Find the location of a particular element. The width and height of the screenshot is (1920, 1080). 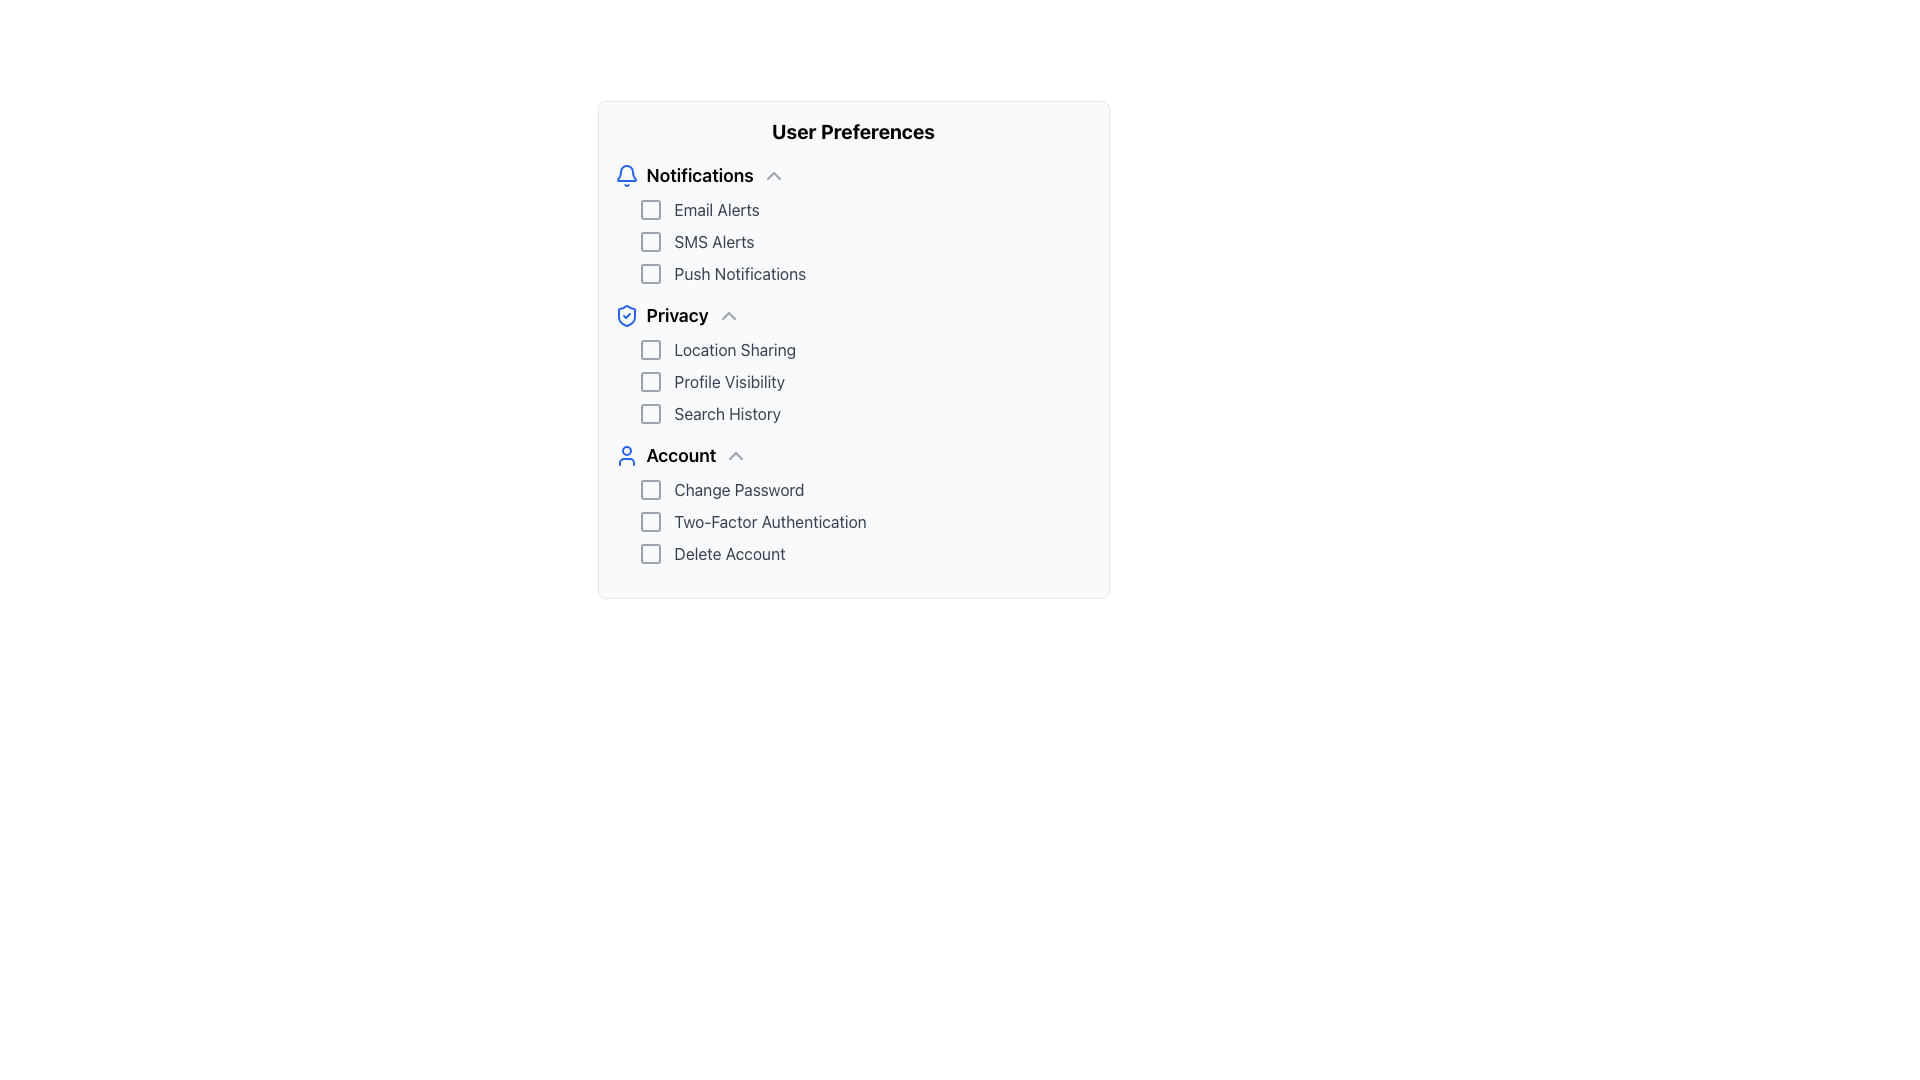

text label that says 'SMS Alerts', which is styled in gray font and located beside a checkbox in the user preferences panel under Notifications is located at coordinates (714, 241).